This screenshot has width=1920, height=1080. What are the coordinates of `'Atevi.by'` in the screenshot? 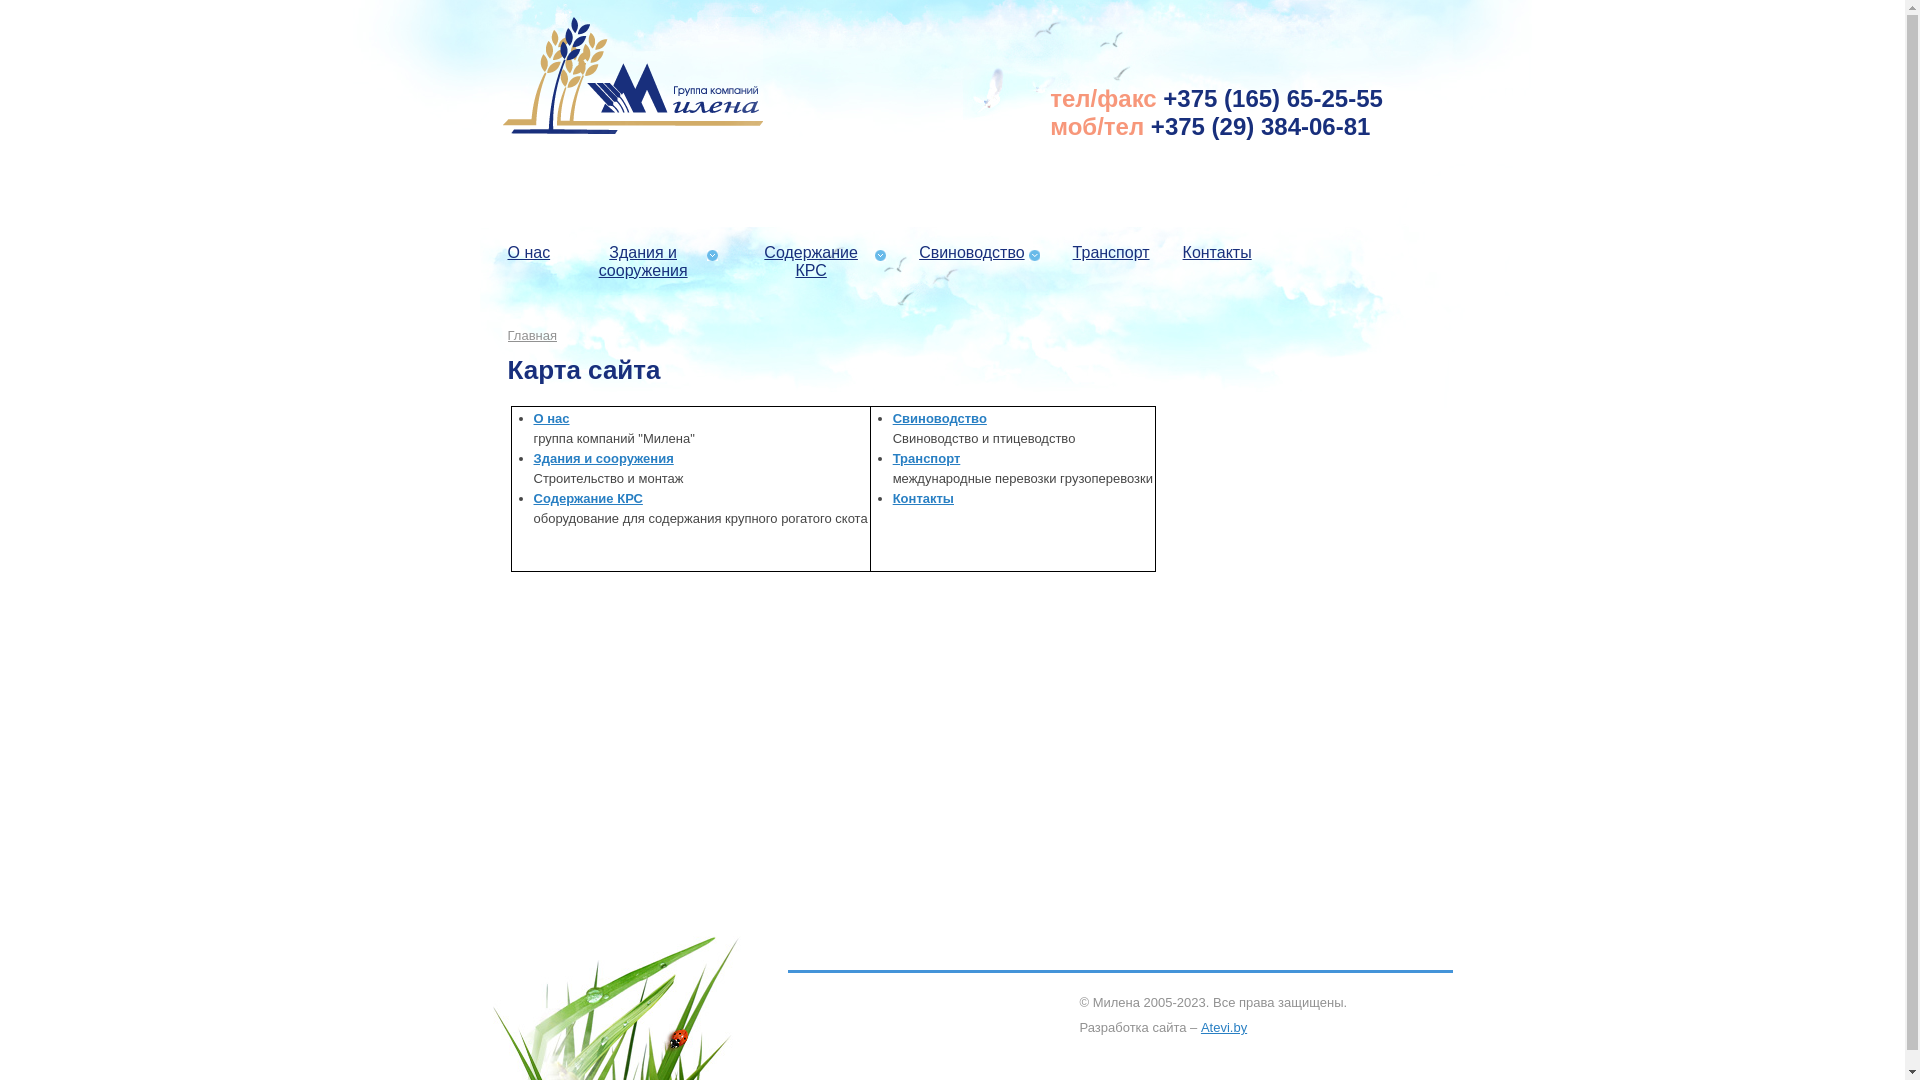 It's located at (1223, 1027).